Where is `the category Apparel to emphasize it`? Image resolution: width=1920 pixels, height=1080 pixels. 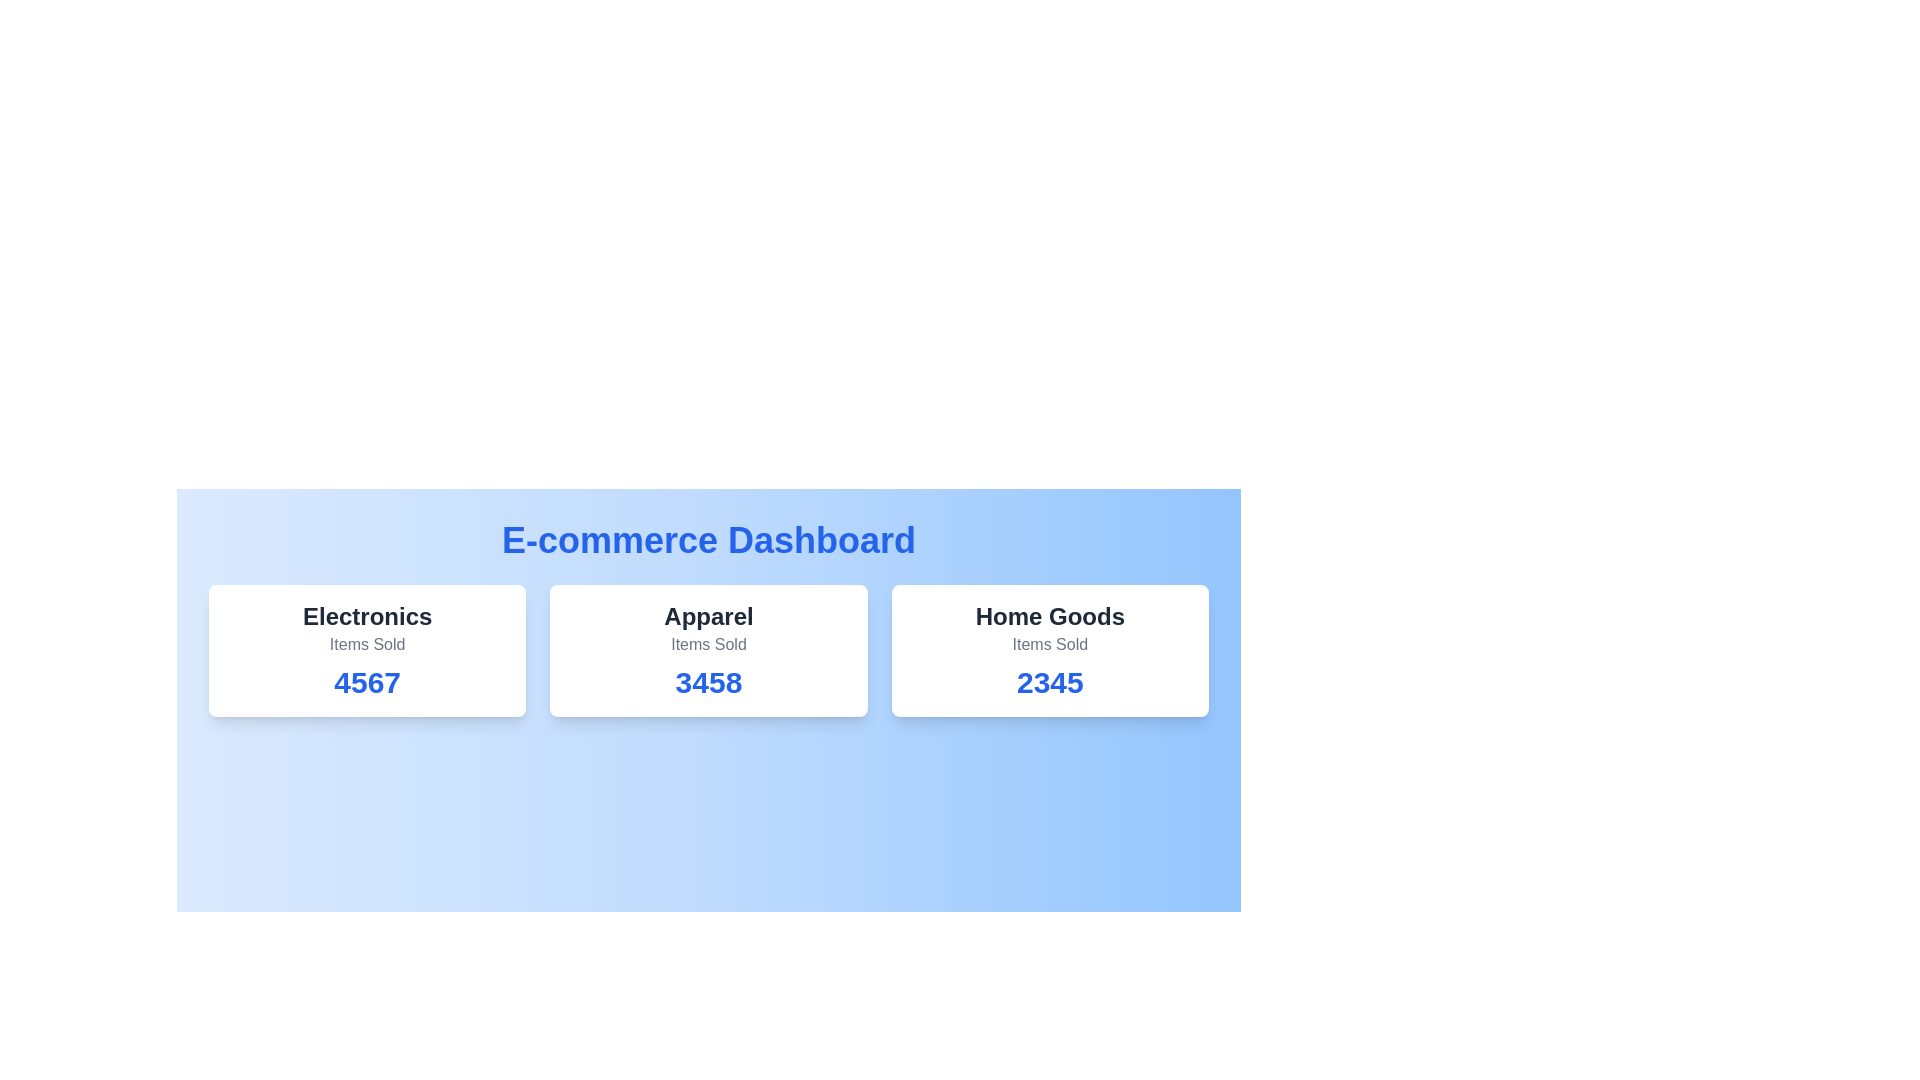 the category Apparel to emphasize it is located at coordinates (709, 616).